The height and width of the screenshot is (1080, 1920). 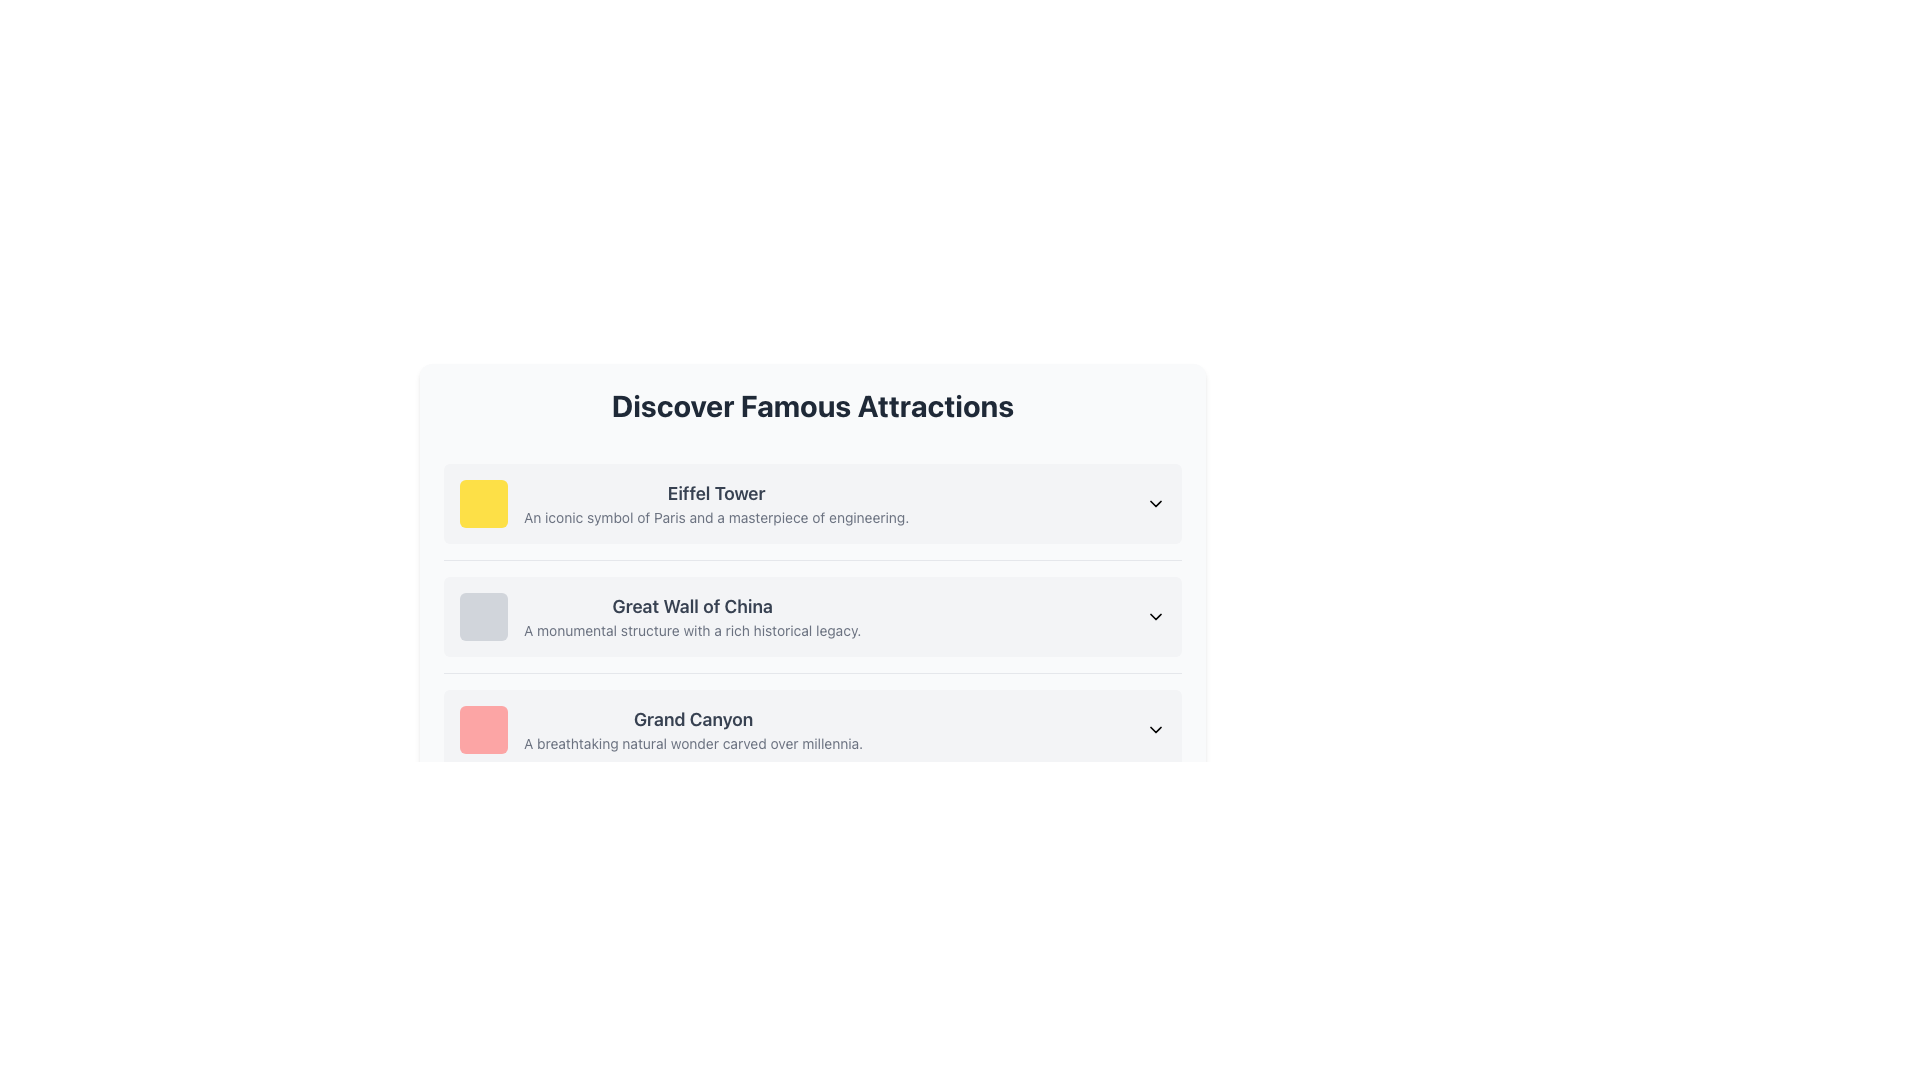 I want to click on the 'Grand Canyon' heading text, so click(x=693, y=720).